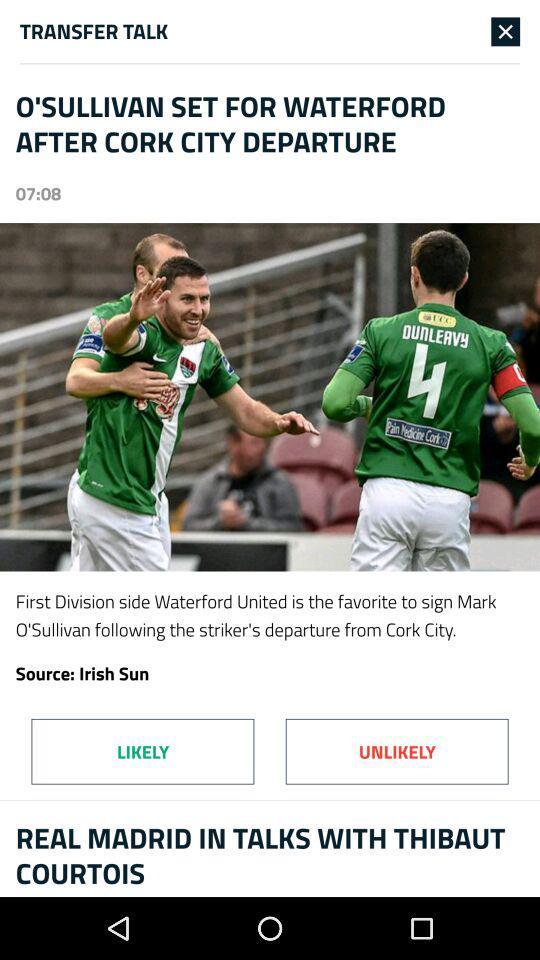 The width and height of the screenshot is (540, 960). I want to click on icon to the right of the transfer talk item, so click(504, 30).